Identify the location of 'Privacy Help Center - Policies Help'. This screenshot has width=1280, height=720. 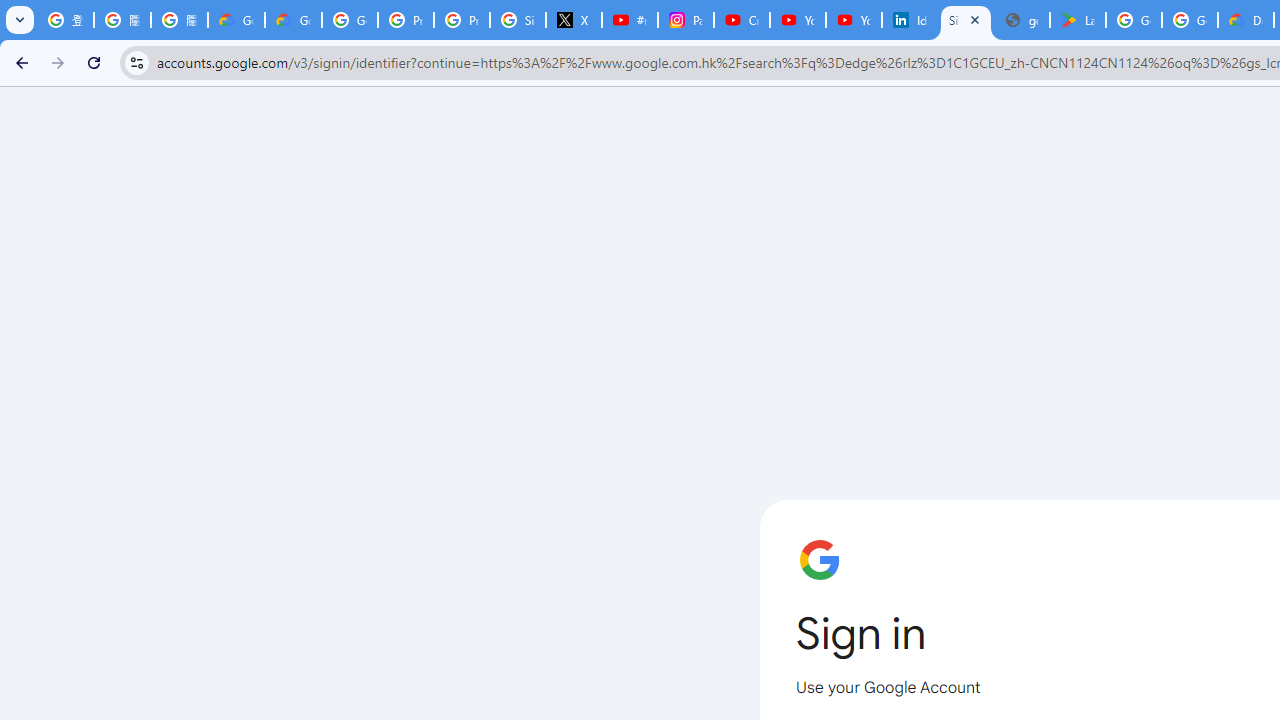
(404, 20).